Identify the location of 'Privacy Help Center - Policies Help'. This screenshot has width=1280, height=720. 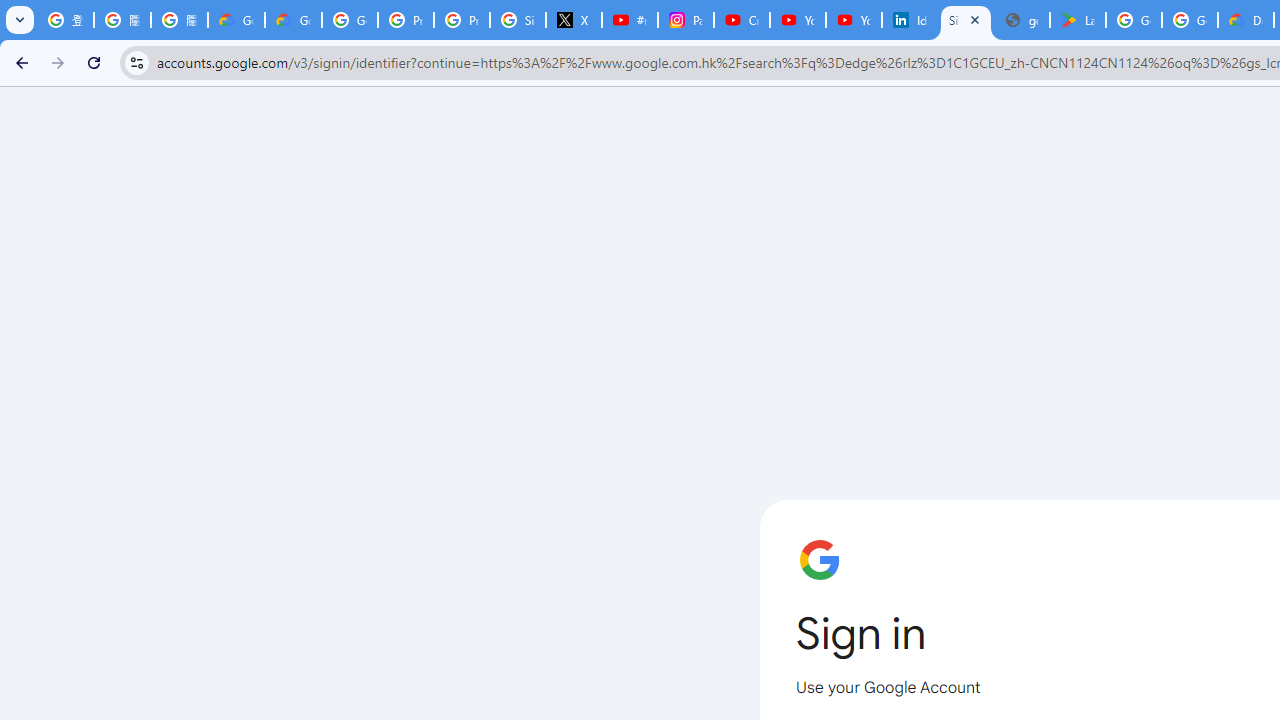
(404, 20).